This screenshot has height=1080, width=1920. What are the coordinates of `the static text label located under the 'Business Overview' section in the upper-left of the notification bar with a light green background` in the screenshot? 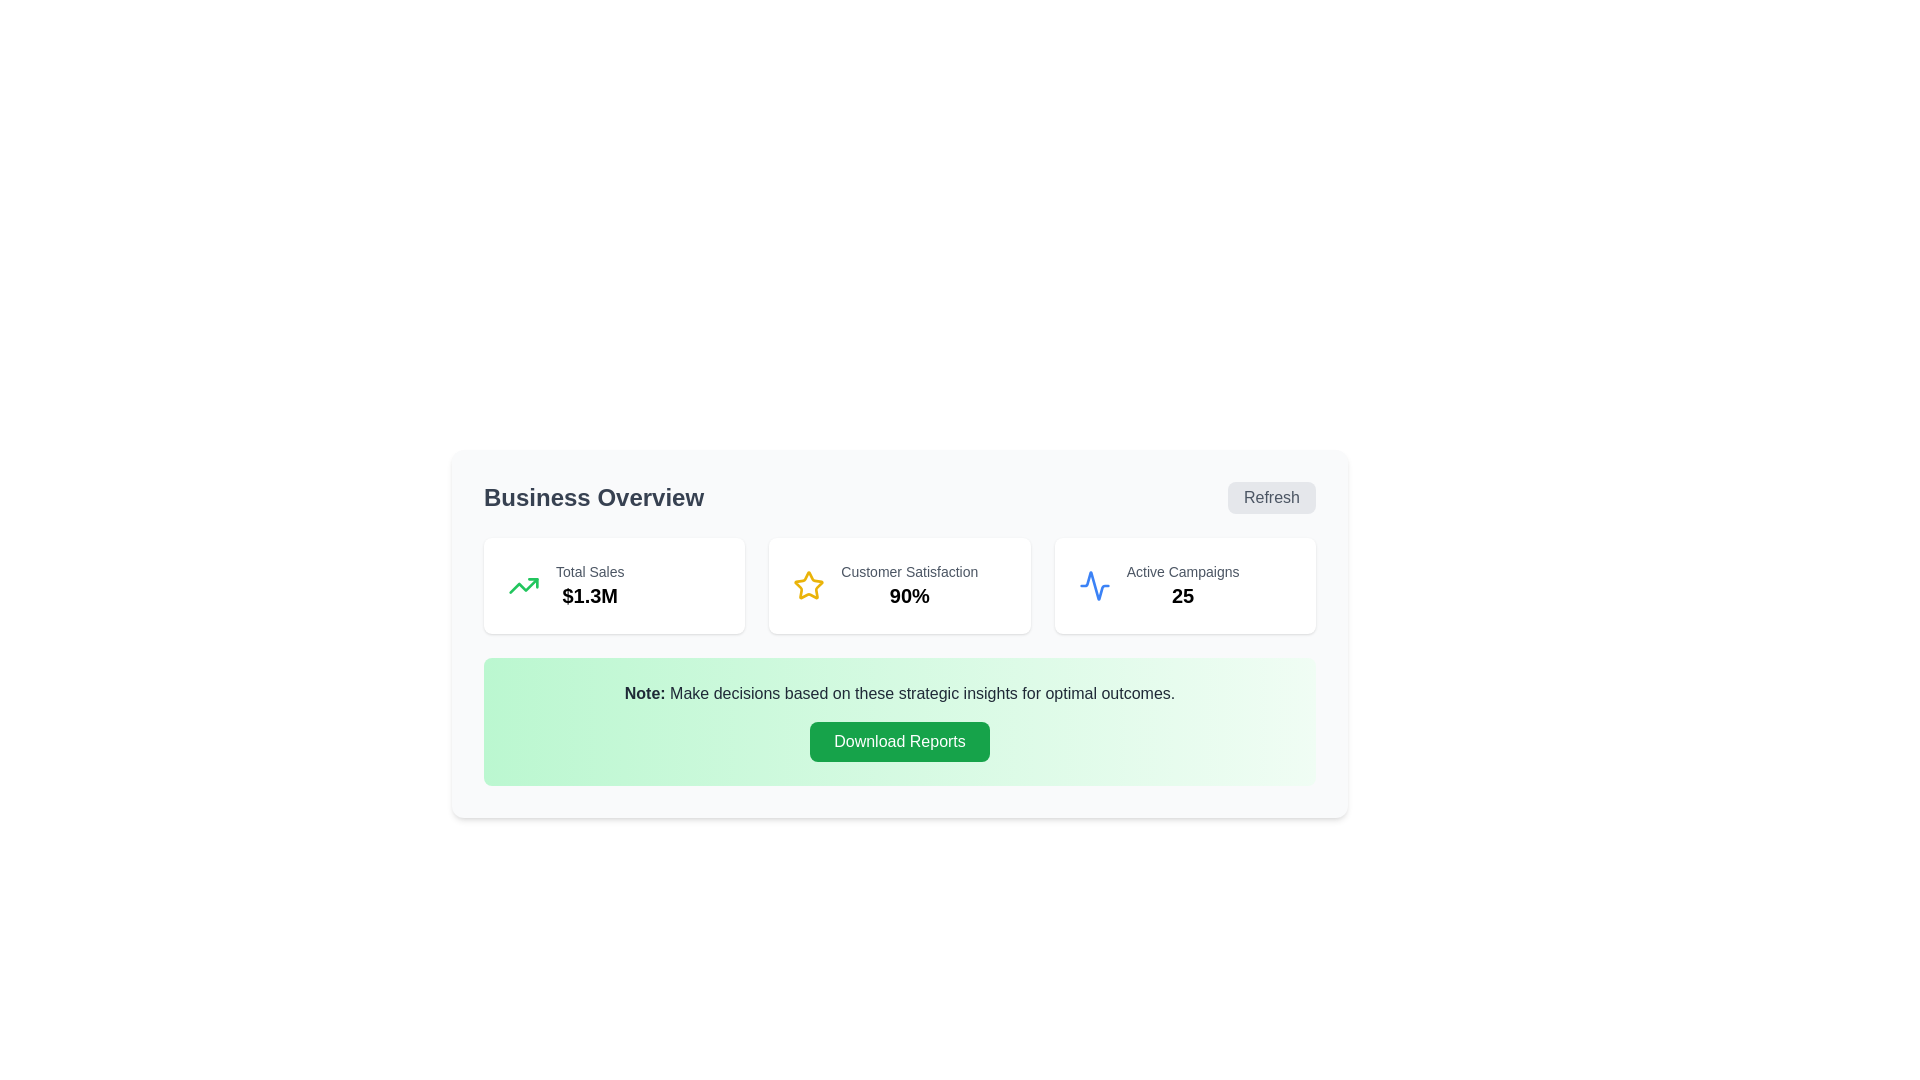 It's located at (645, 692).